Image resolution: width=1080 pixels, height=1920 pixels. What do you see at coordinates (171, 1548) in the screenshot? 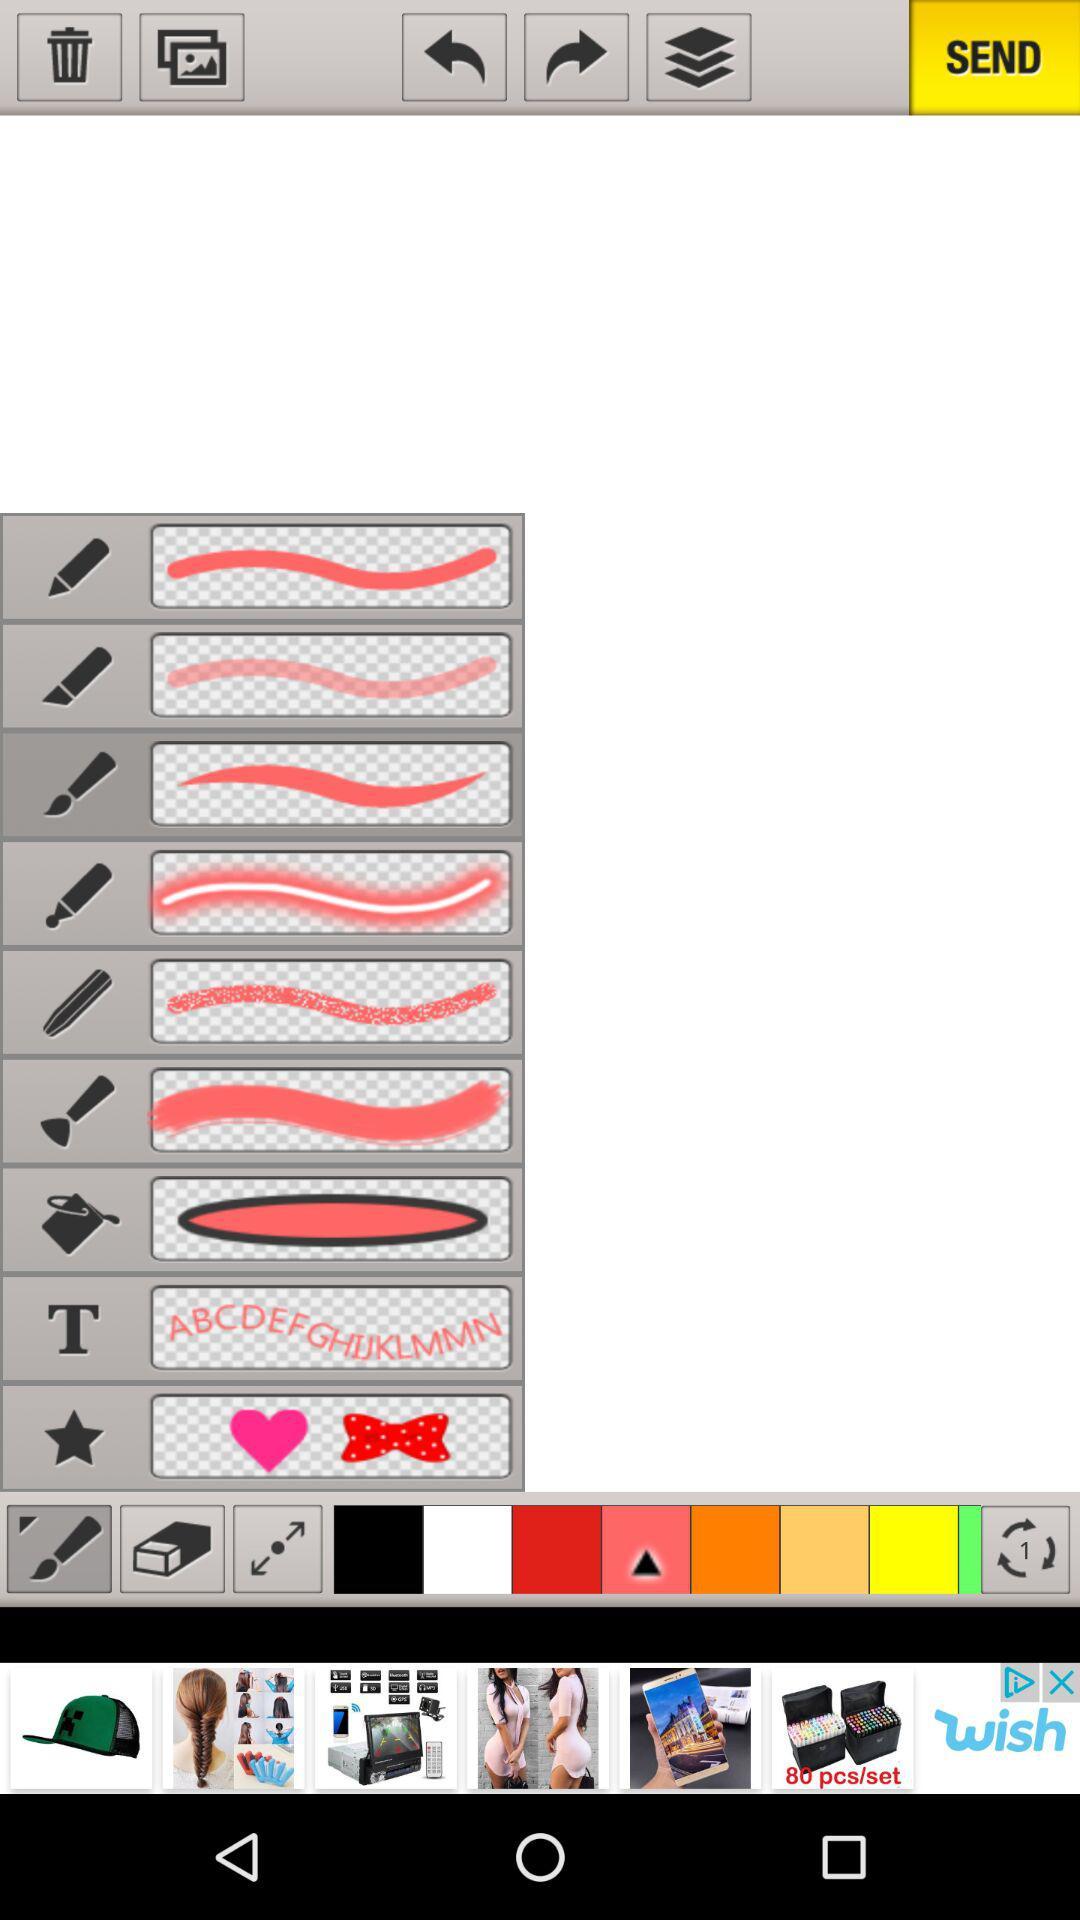
I see `the delete icon` at bounding box center [171, 1548].